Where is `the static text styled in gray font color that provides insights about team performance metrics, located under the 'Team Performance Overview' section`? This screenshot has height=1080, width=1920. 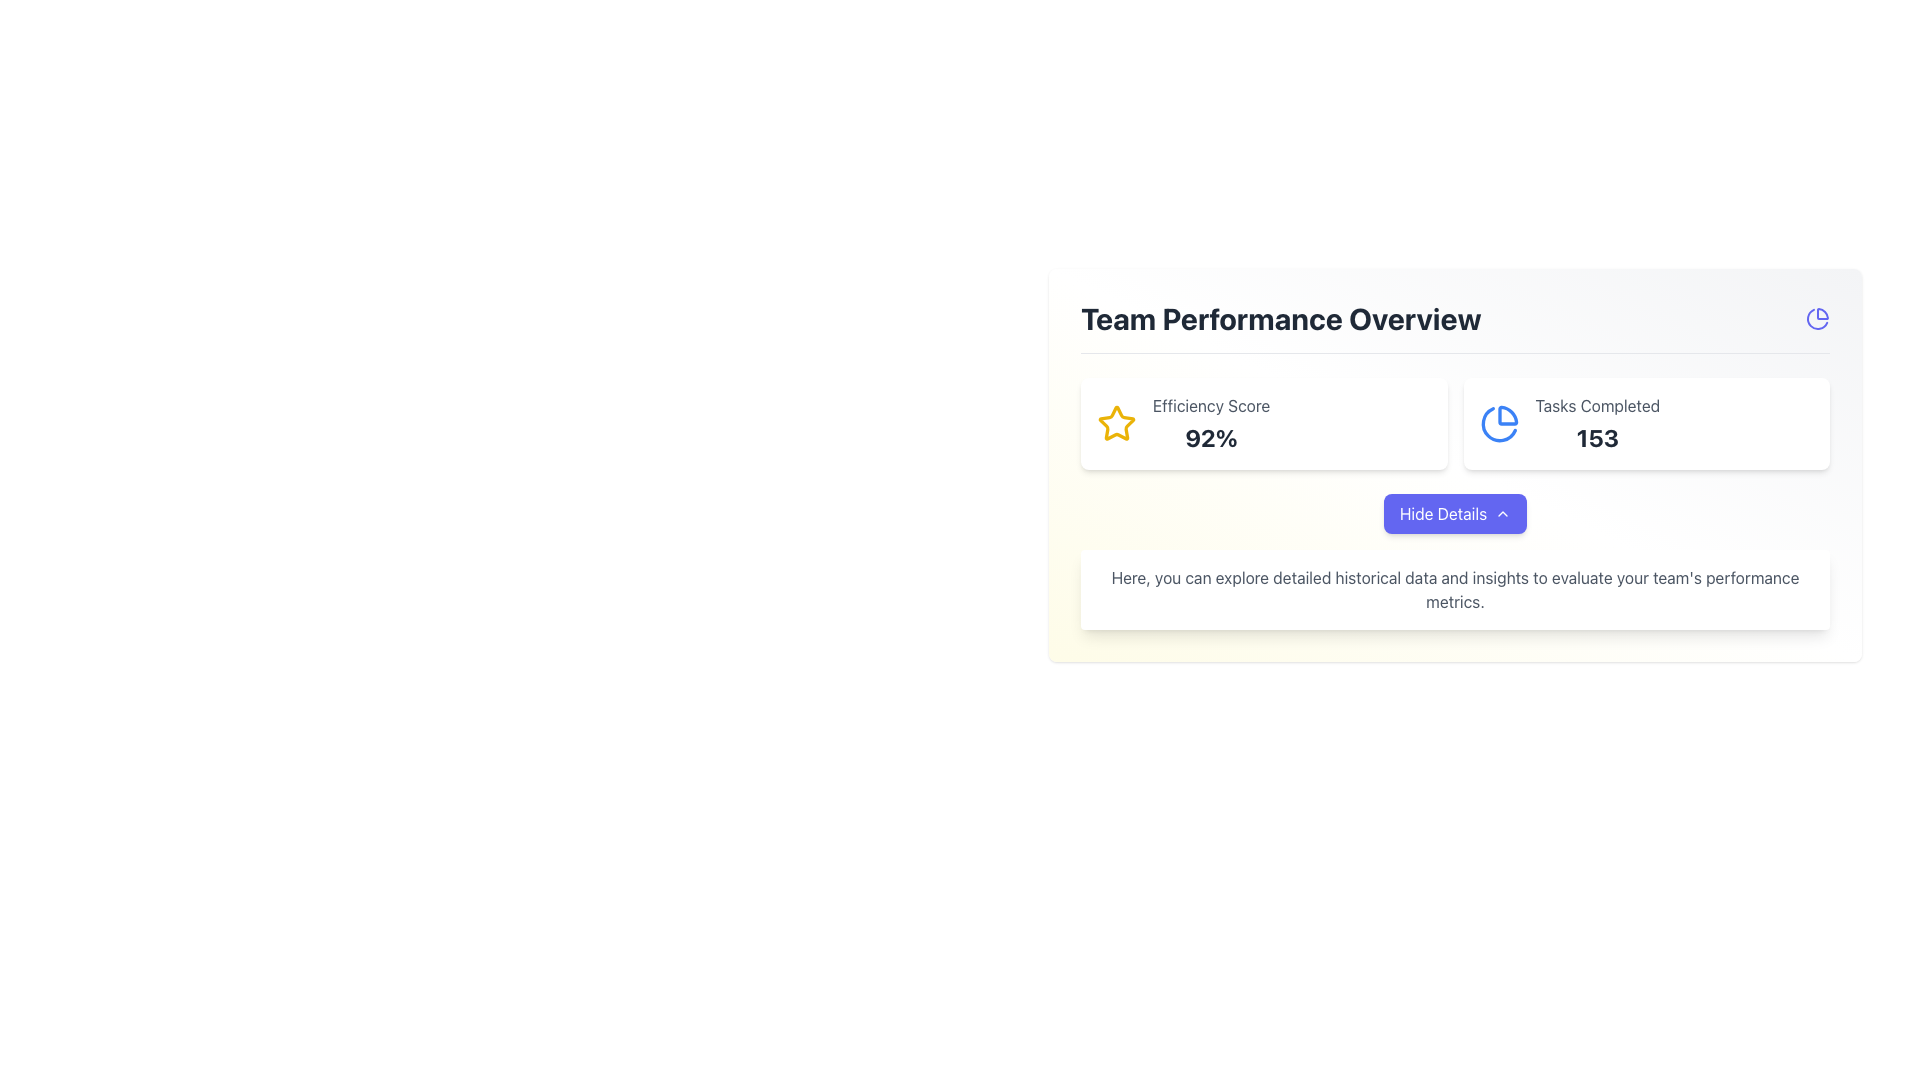 the static text styled in gray font color that provides insights about team performance metrics, located under the 'Team Performance Overview' section is located at coordinates (1455, 589).